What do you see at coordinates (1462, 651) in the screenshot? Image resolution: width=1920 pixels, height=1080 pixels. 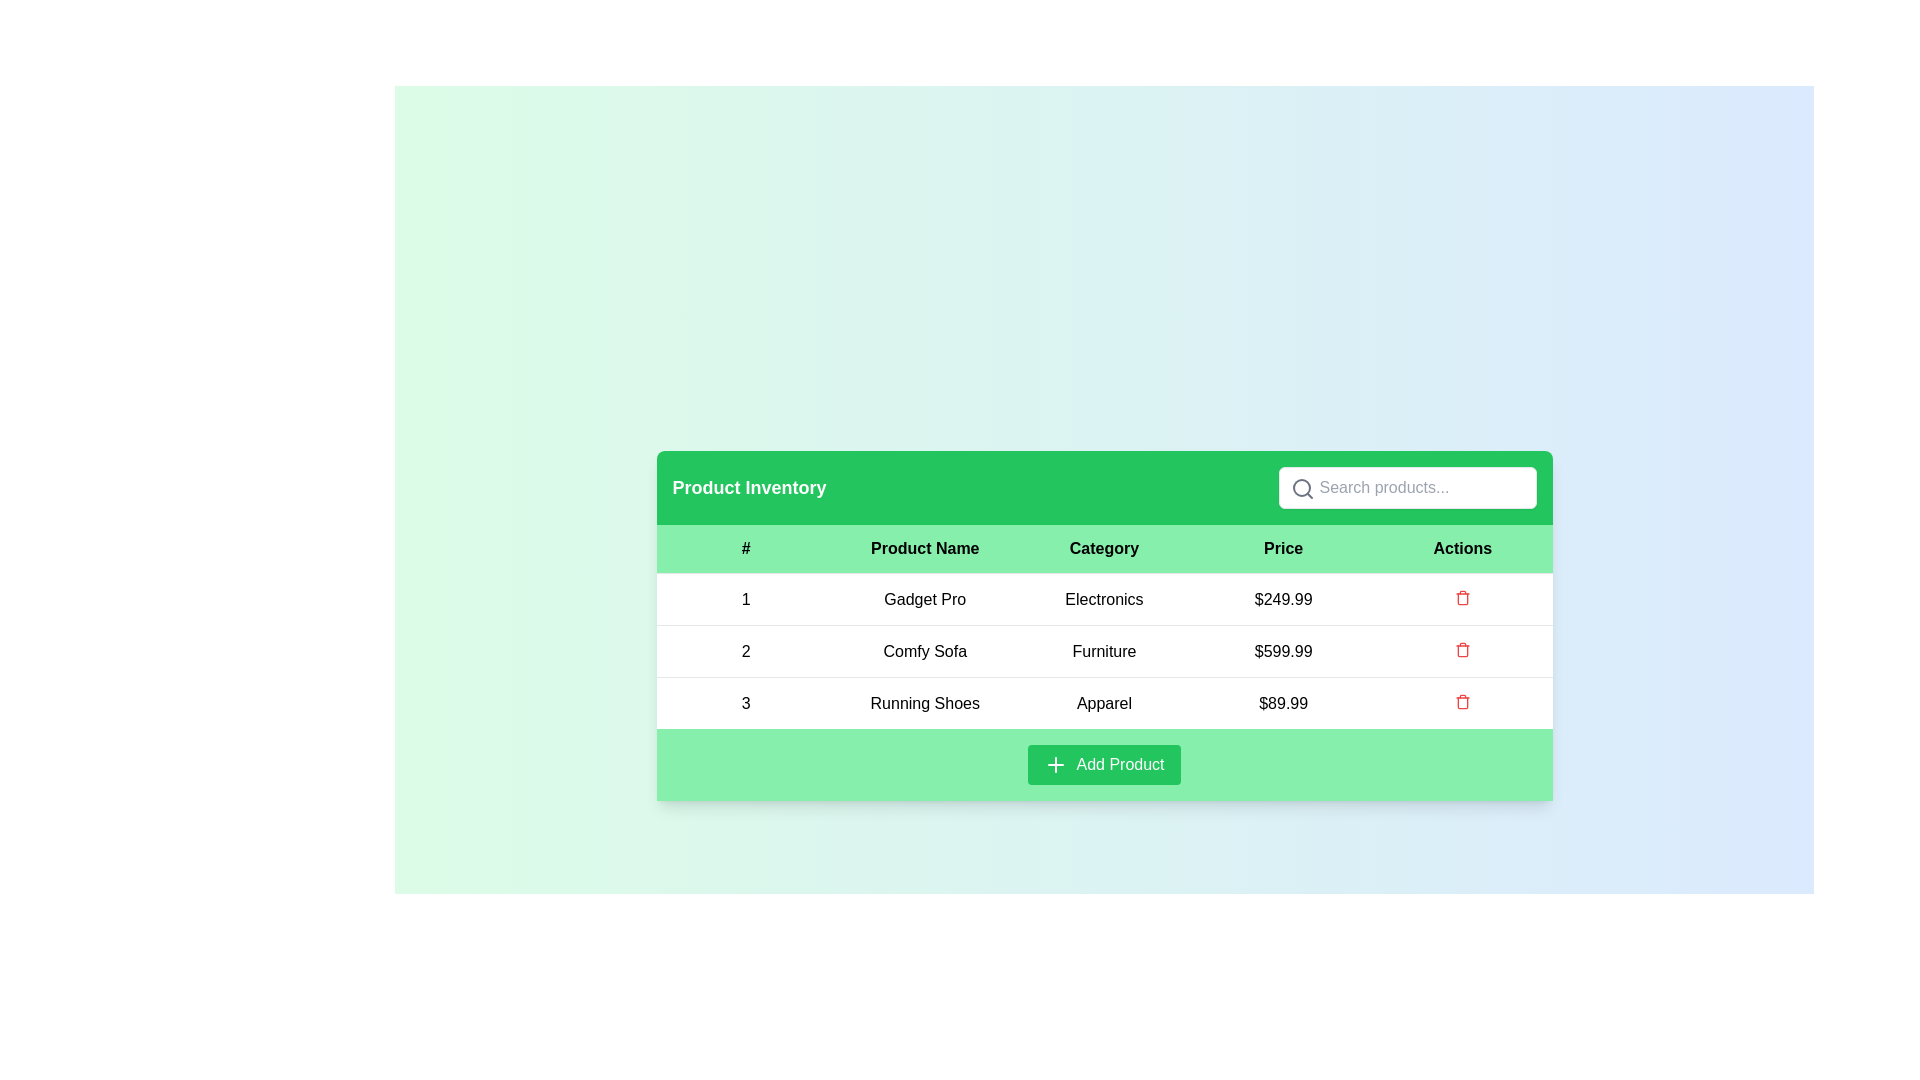 I see `the delete button in the 'Actions' column of the second row` at bounding box center [1462, 651].